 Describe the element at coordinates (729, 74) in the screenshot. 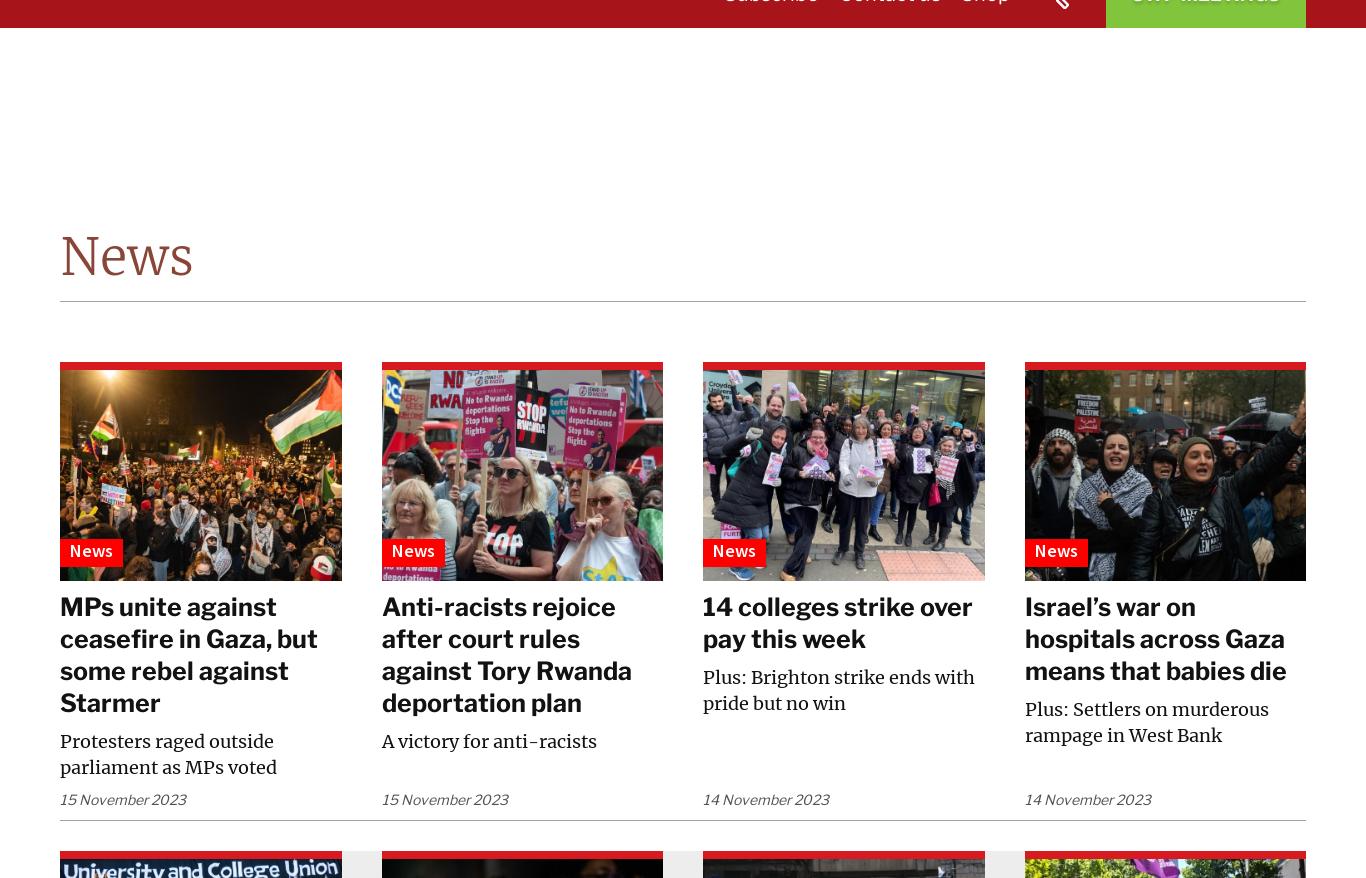

I see `'News & Analysis'` at that location.